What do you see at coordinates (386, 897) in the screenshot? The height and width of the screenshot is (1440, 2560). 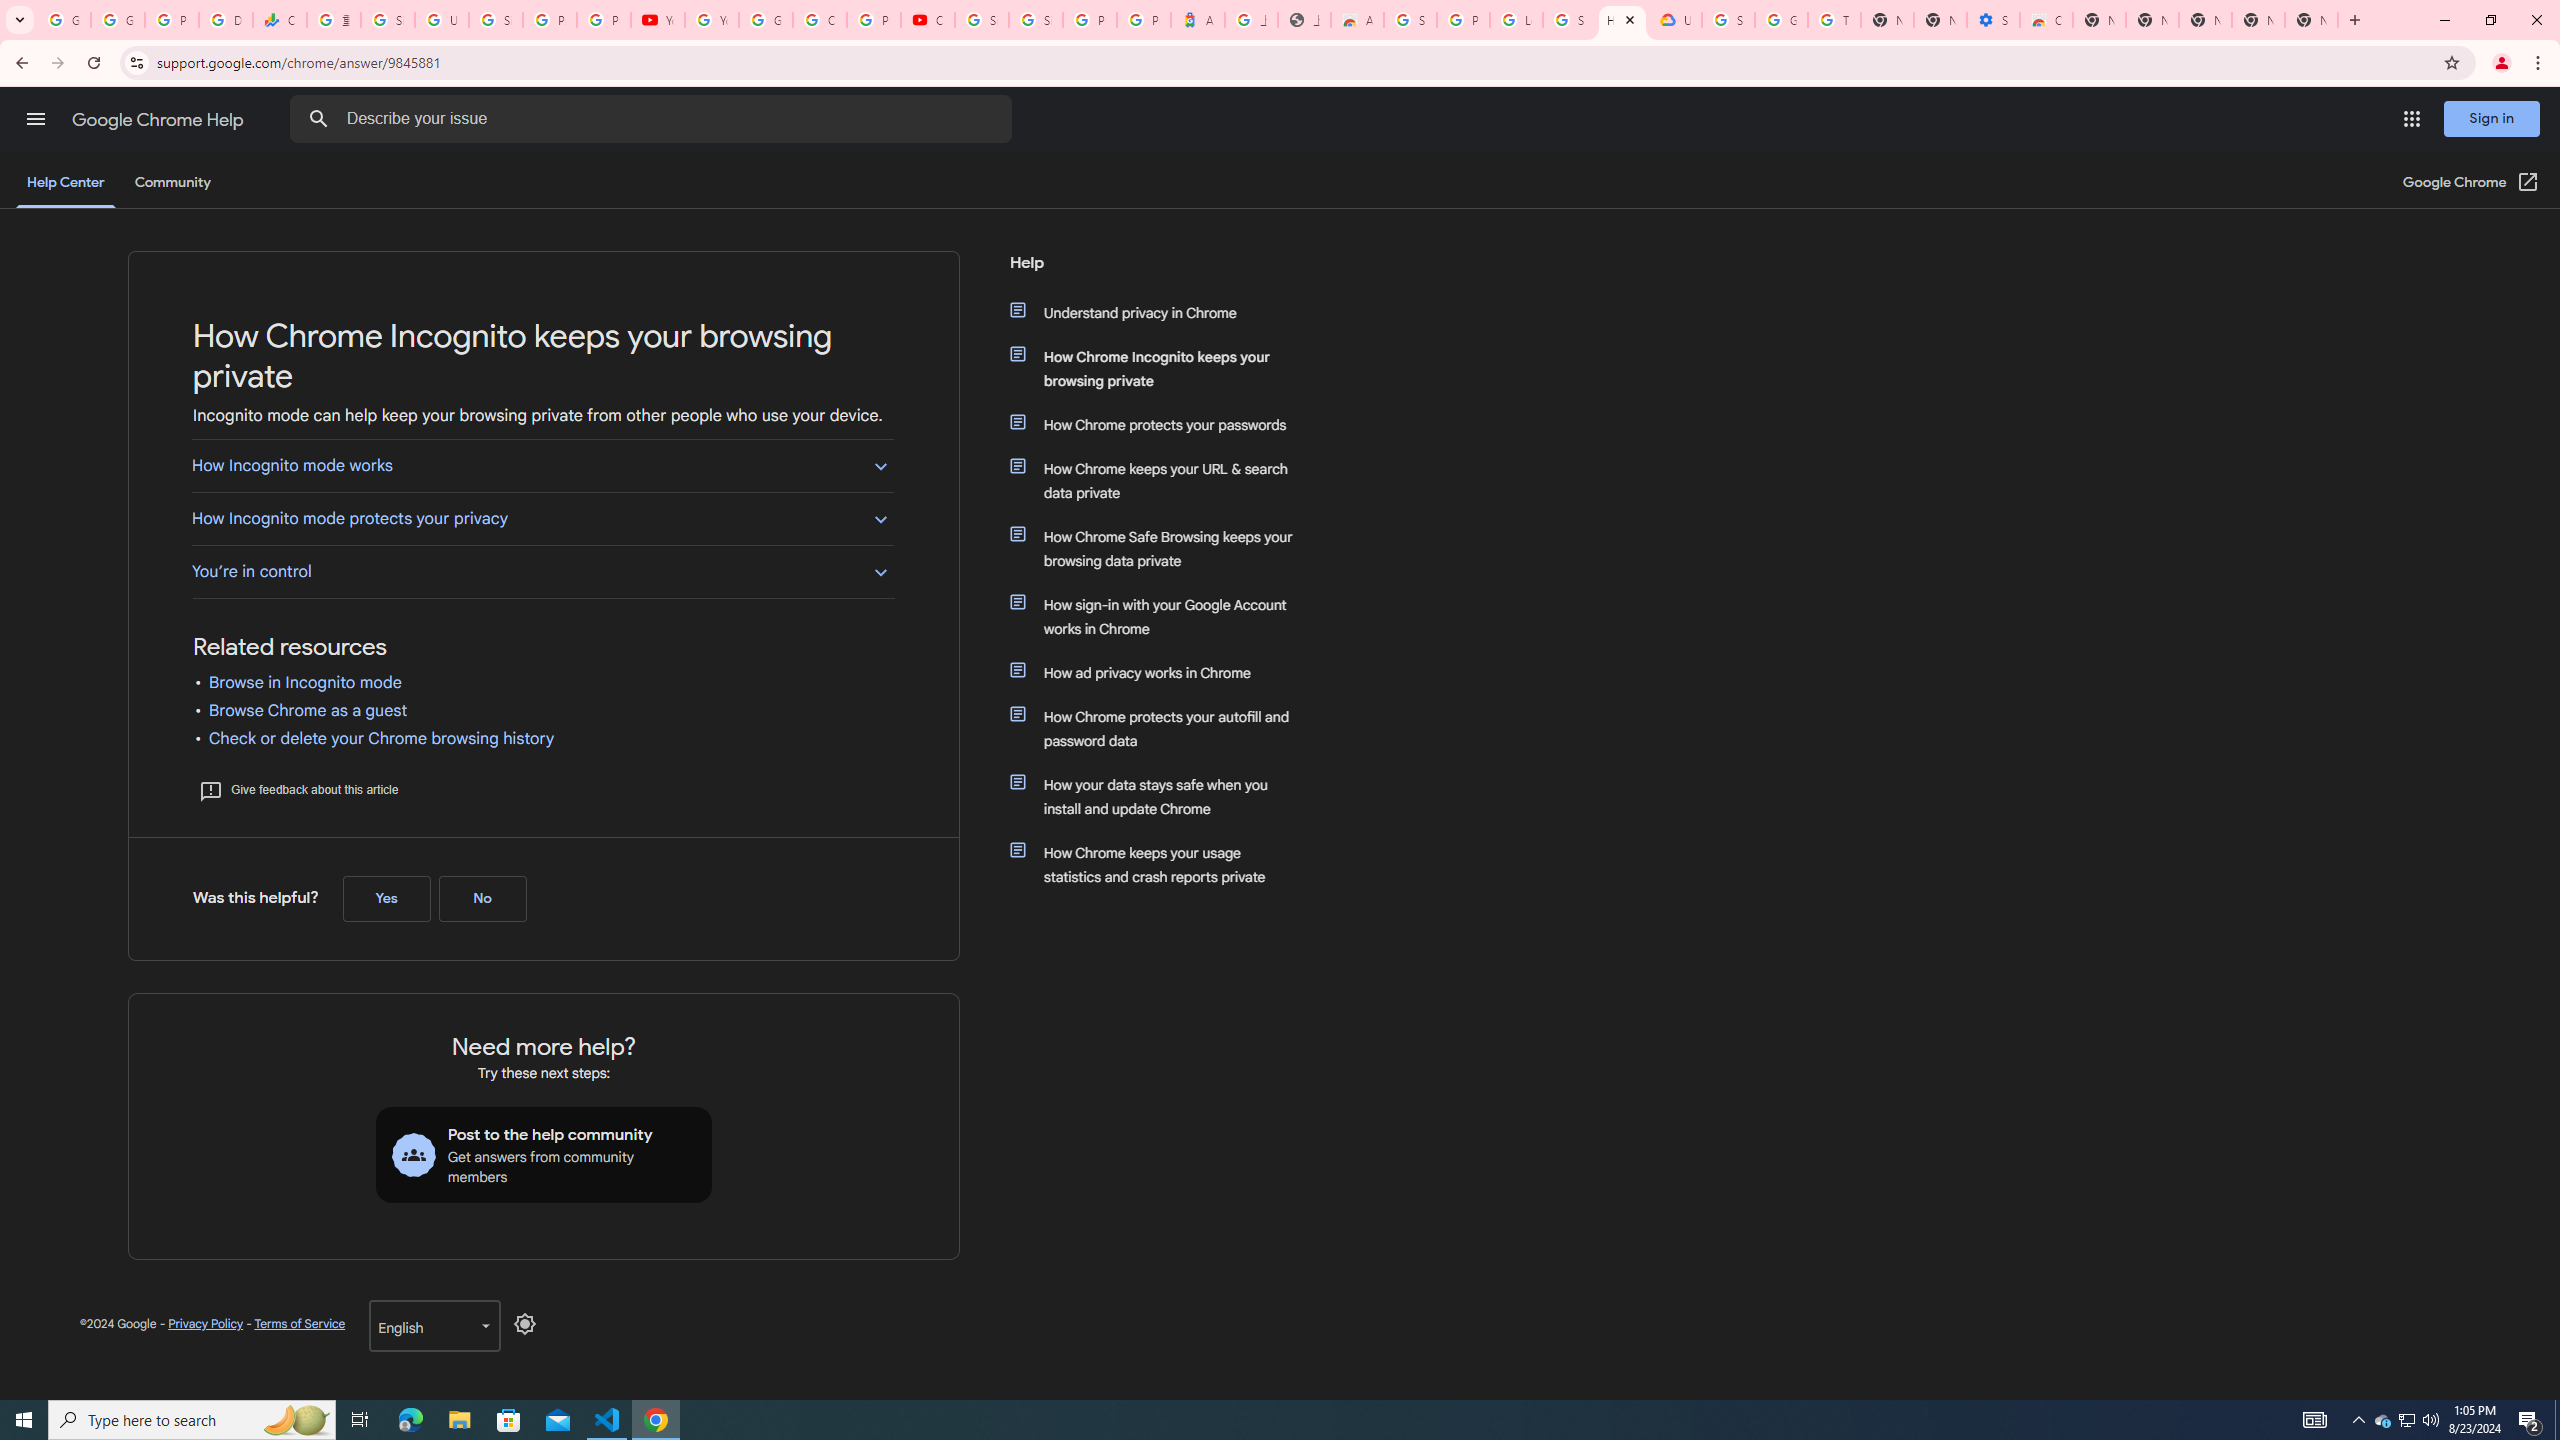 I see `'Yes (Was this helpful?)'` at bounding box center [386, 897].